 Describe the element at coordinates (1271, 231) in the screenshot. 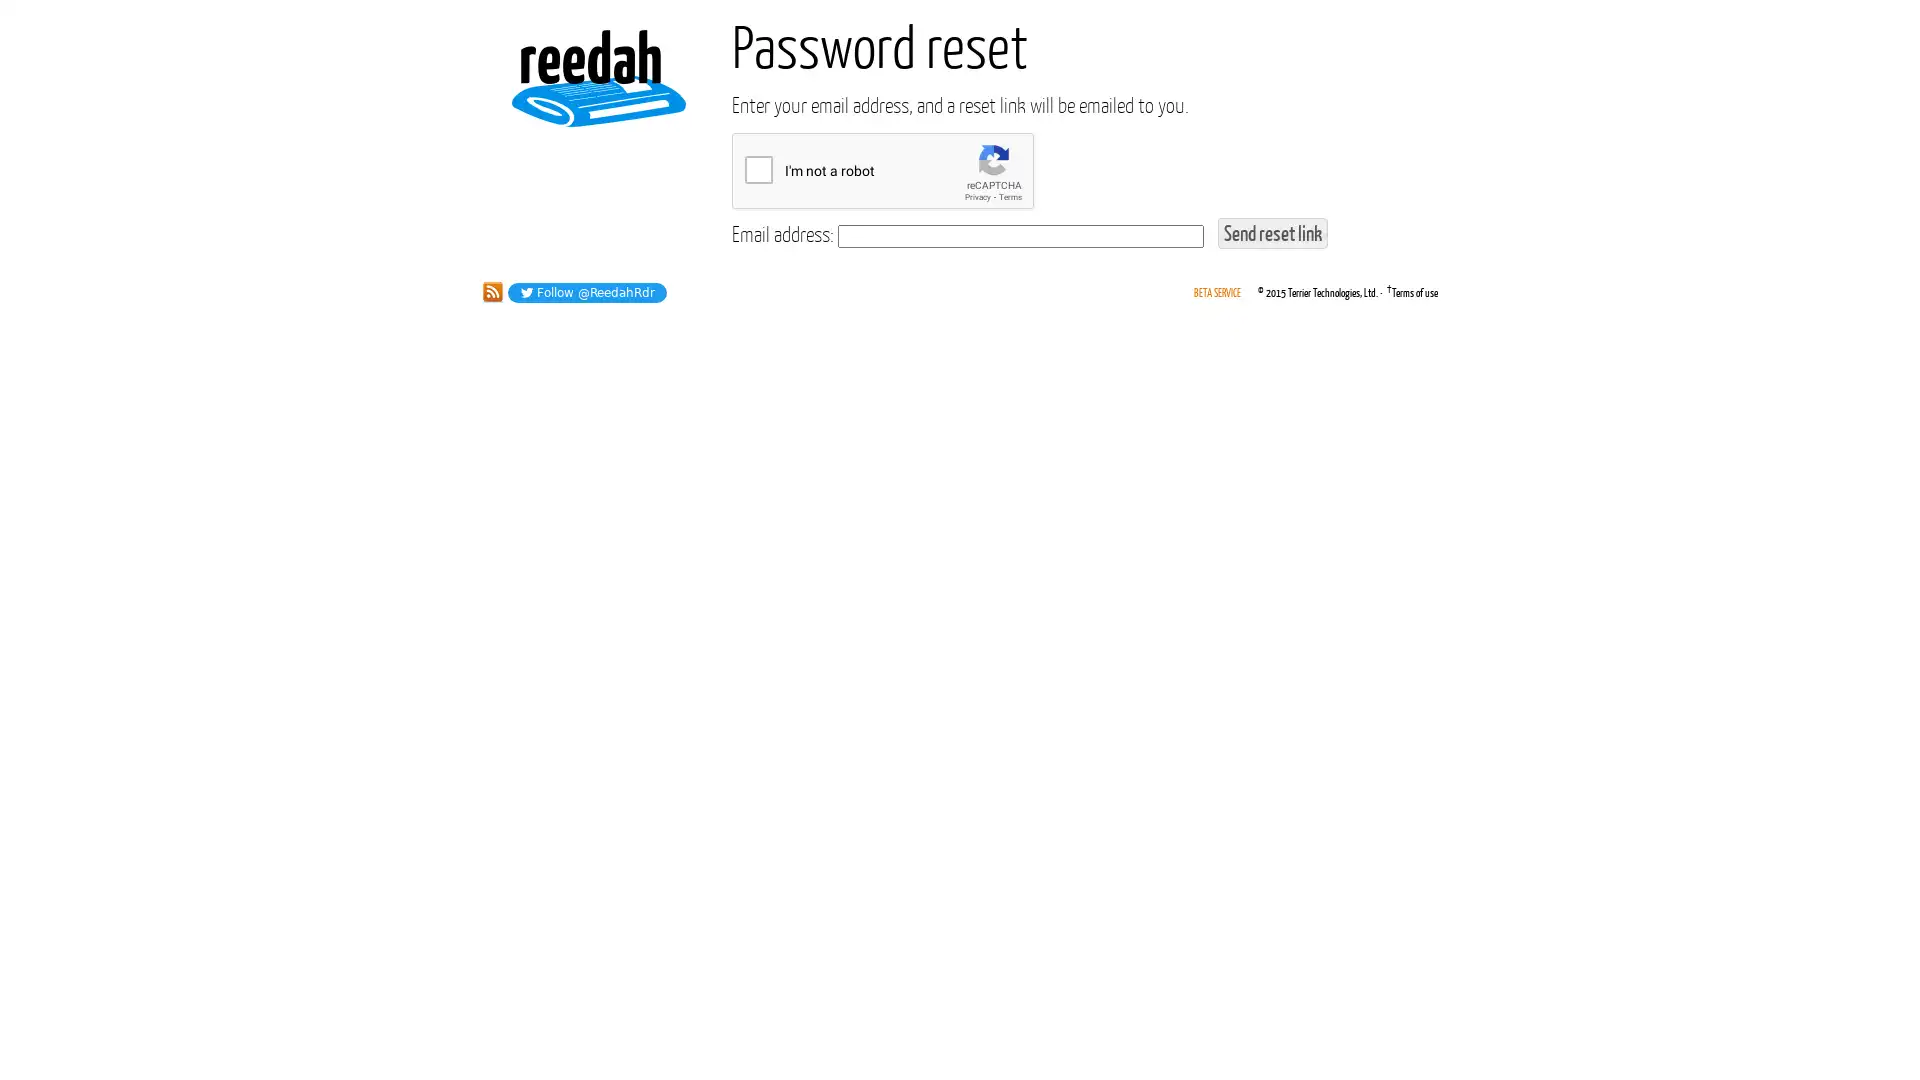

I see `Send reset link` at that location.